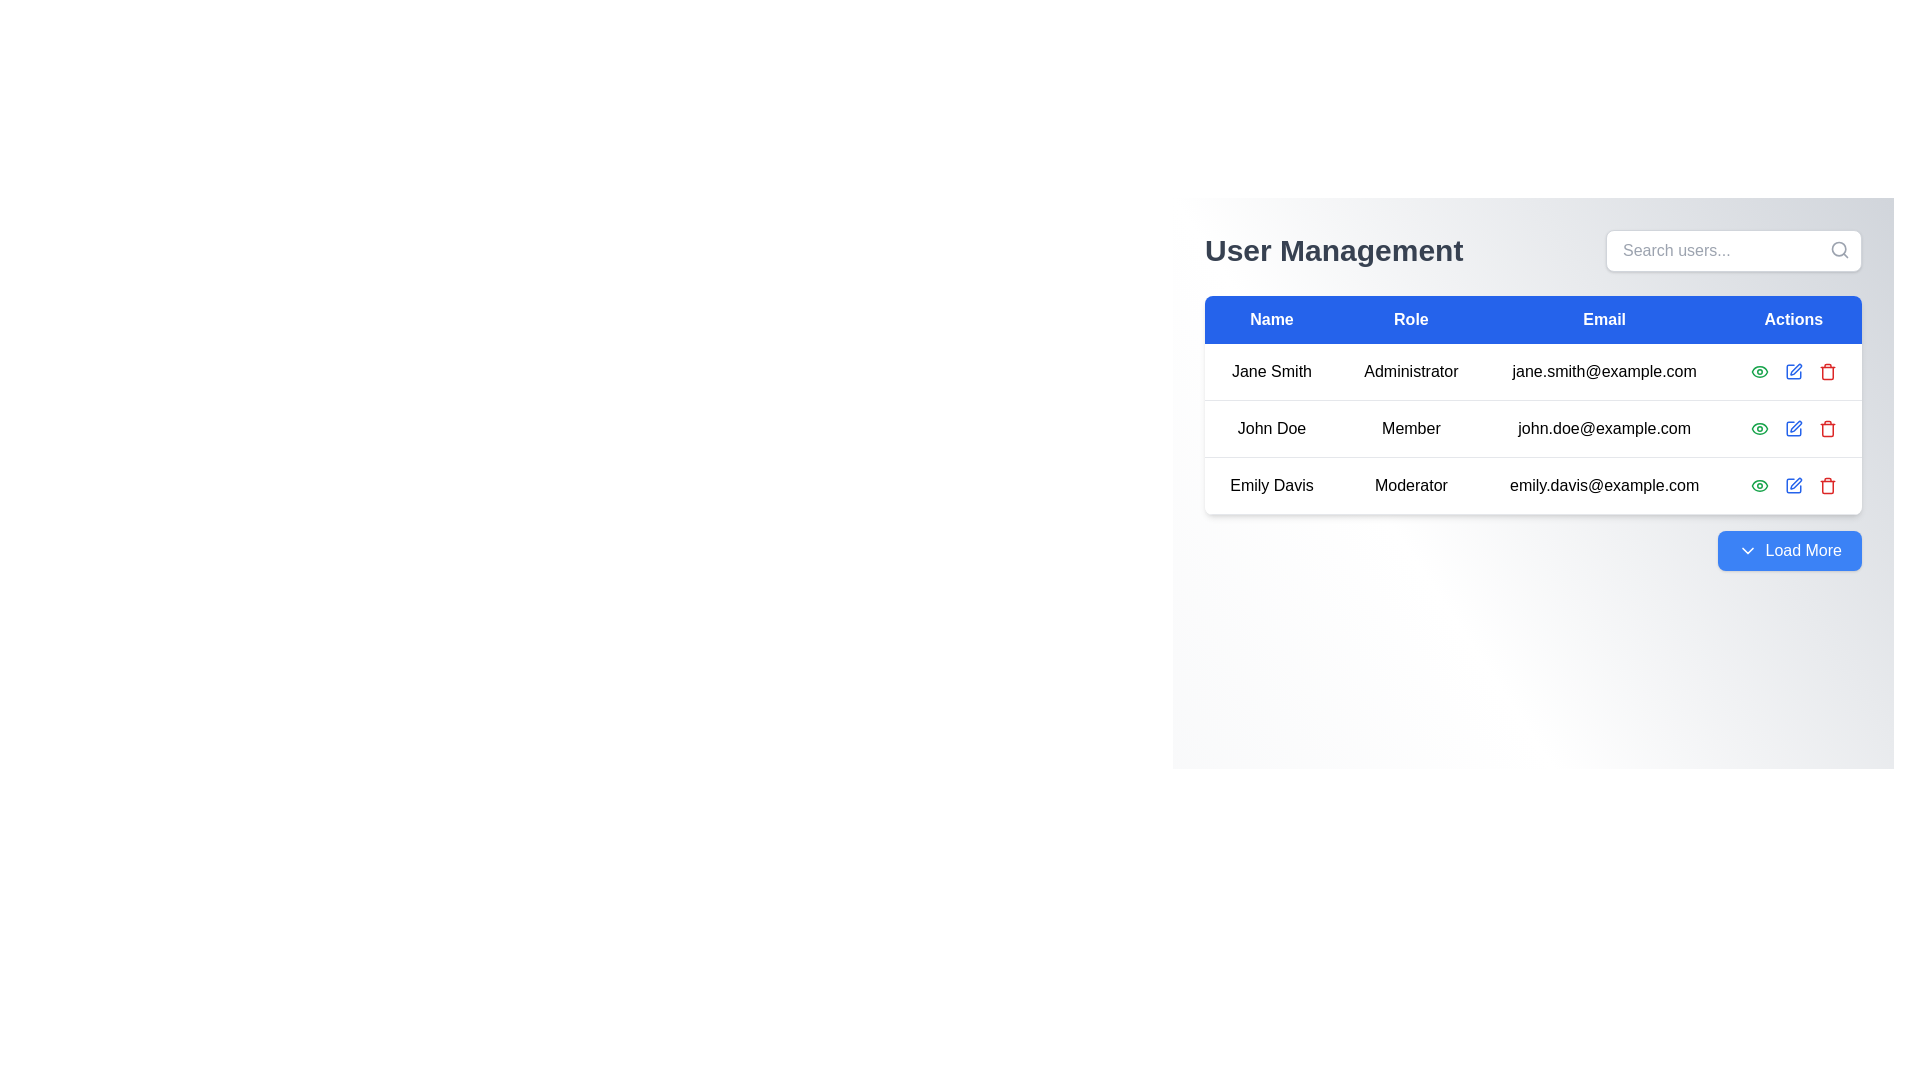 Image resolution: width=1920 pixels, height=1080 pixels. What do you see at coordinates (1758, 427) in the screenshot?
I see `the green eye-shaped interactive icon located in the first position of the 'Actions' column in the second row of the user management table` at bounding box center [1758, 427].